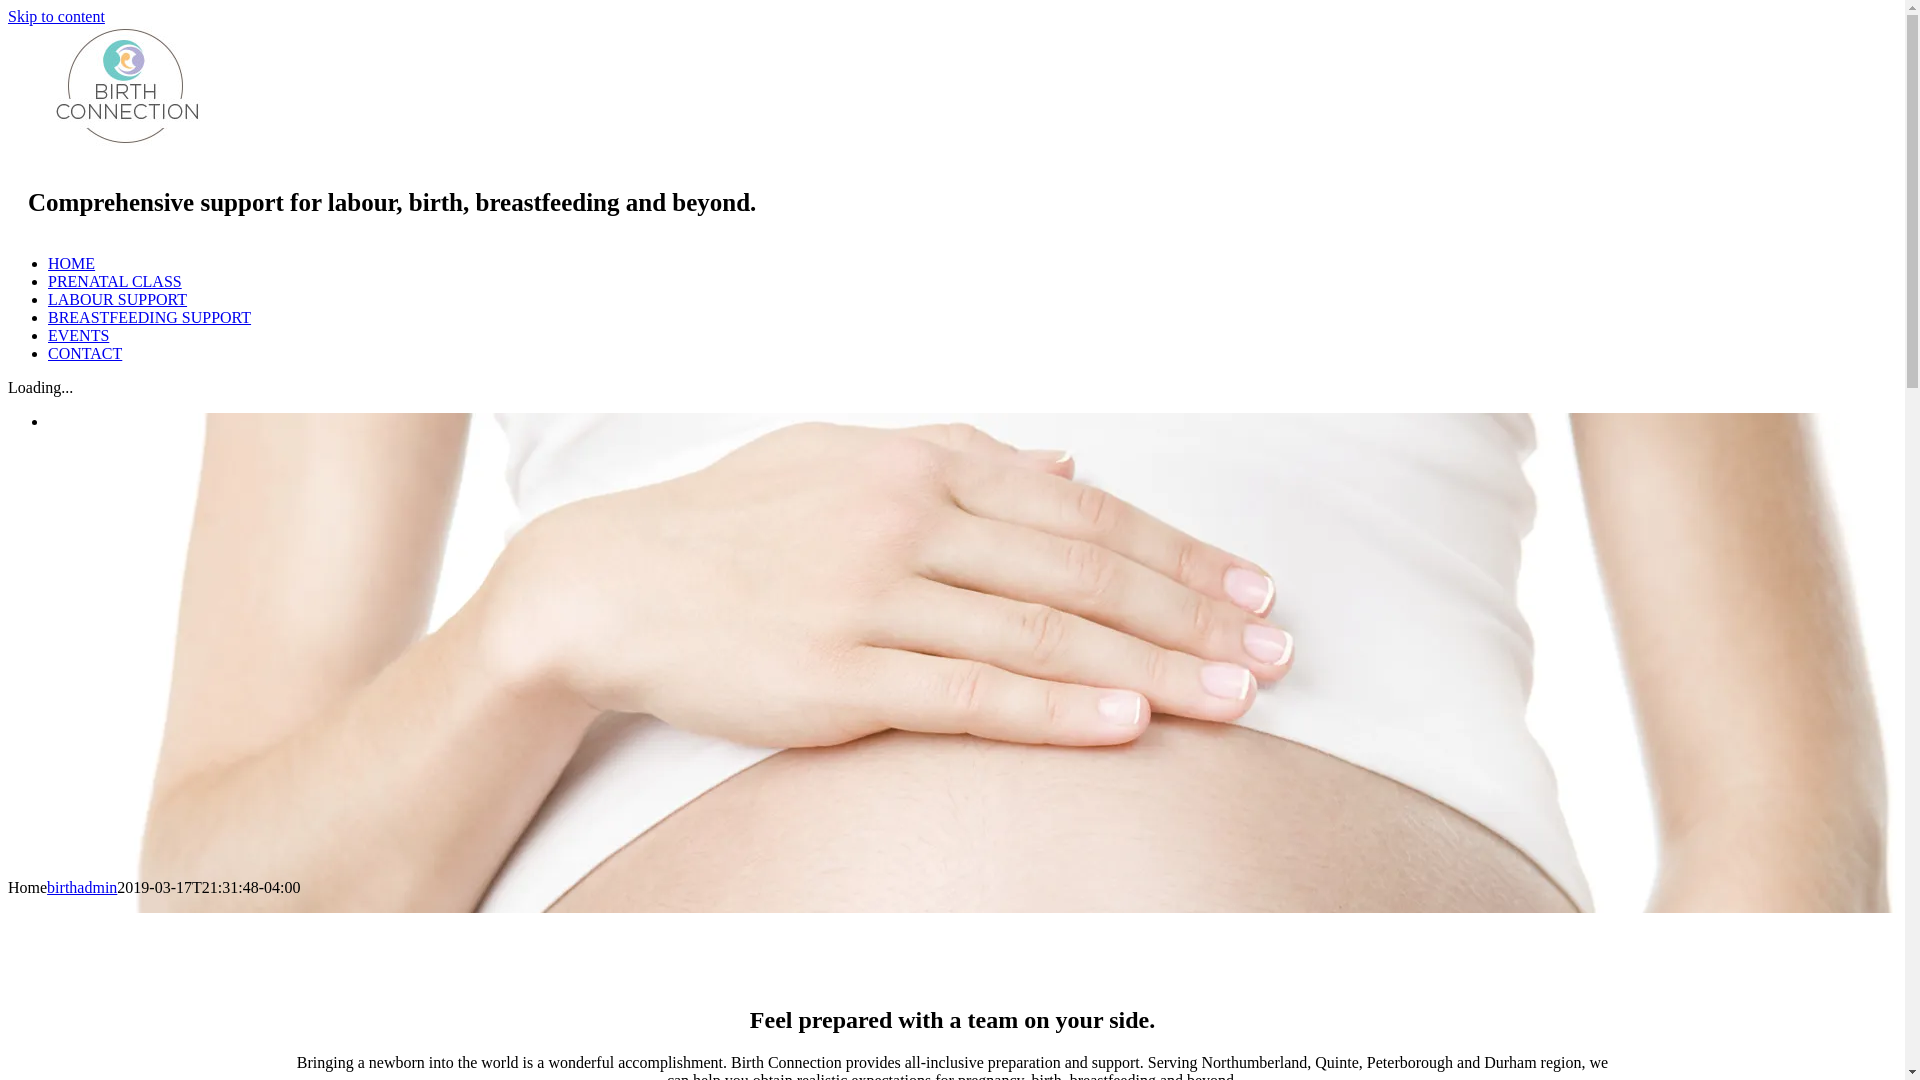  What do you see at coordinates (56, 16) in the screenshot?
I see `'Skip to content'` at bounding box center [56, 16].